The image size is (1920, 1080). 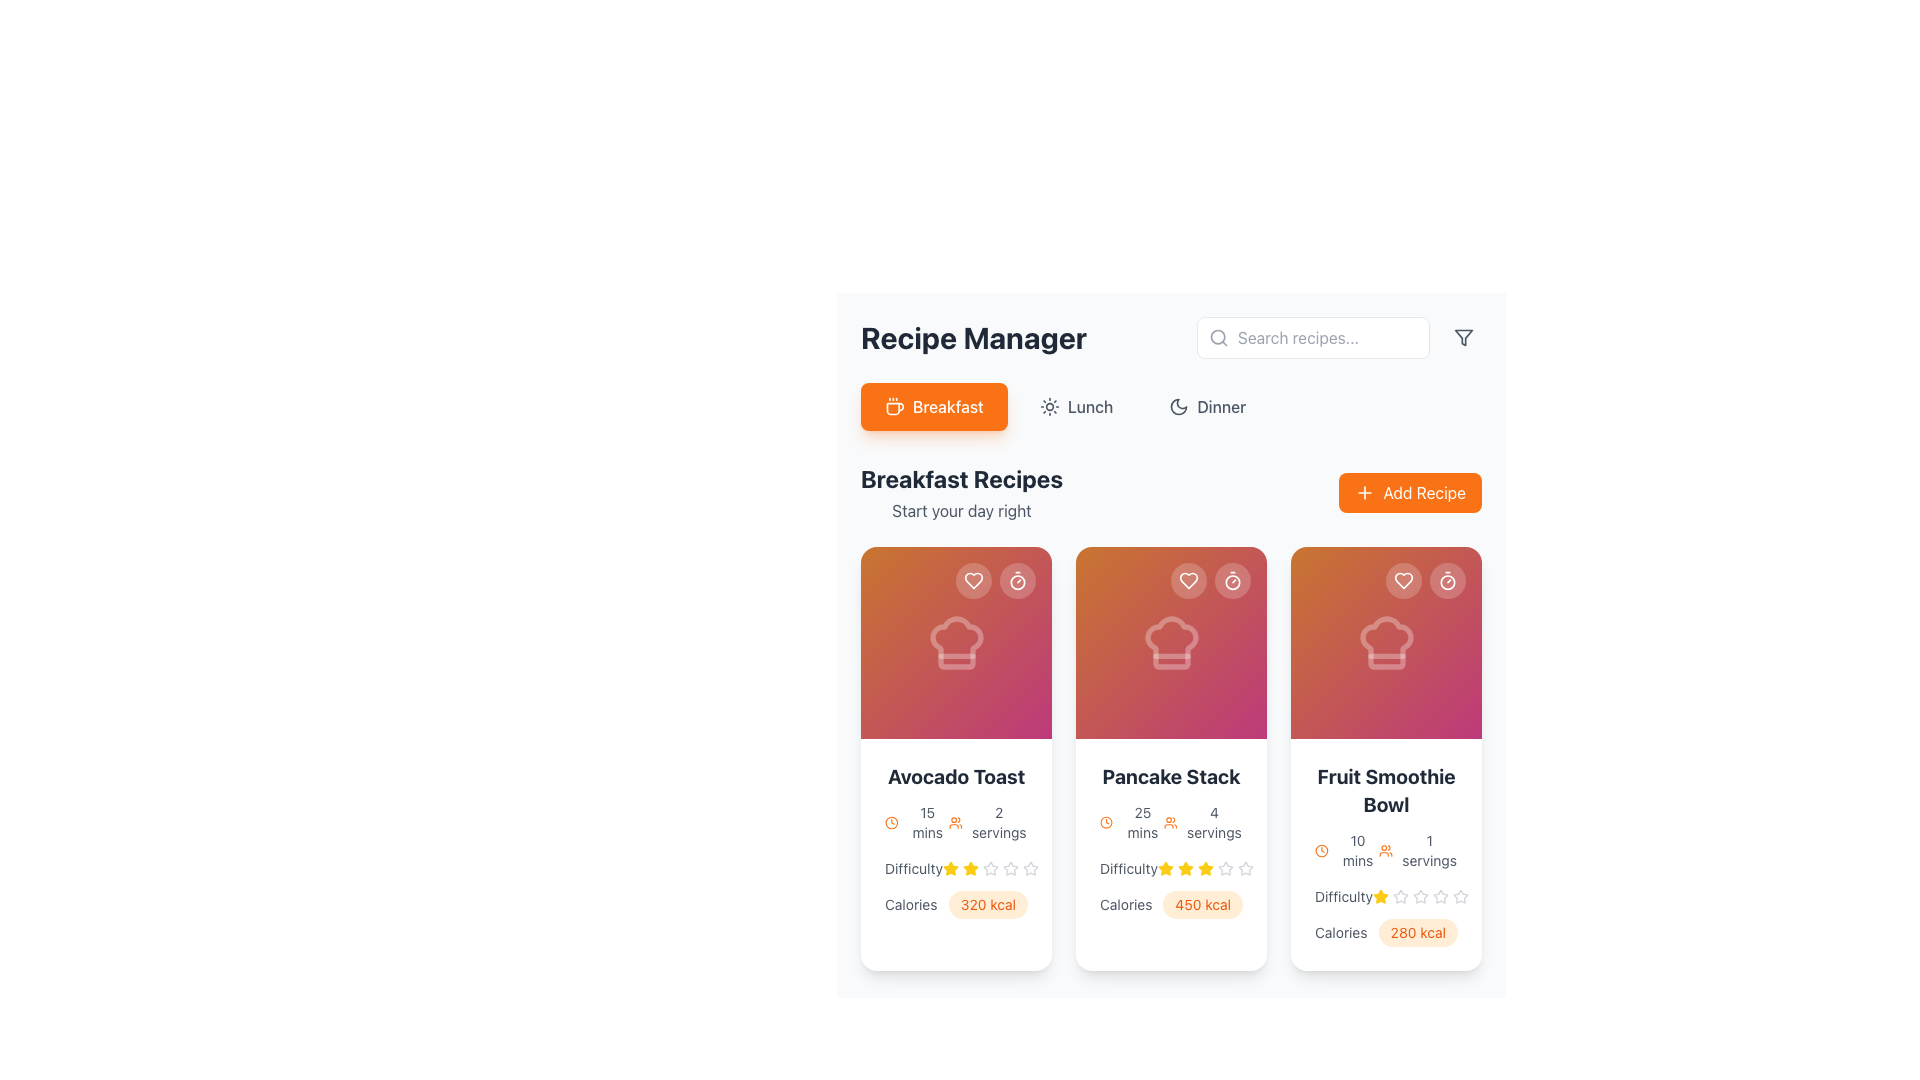 I want to click on the timer icon located in the top-right corner of the 'Pancake Stack' recipe card in the 'Breakfast Recipes' section, so click(x=1232, y=581).